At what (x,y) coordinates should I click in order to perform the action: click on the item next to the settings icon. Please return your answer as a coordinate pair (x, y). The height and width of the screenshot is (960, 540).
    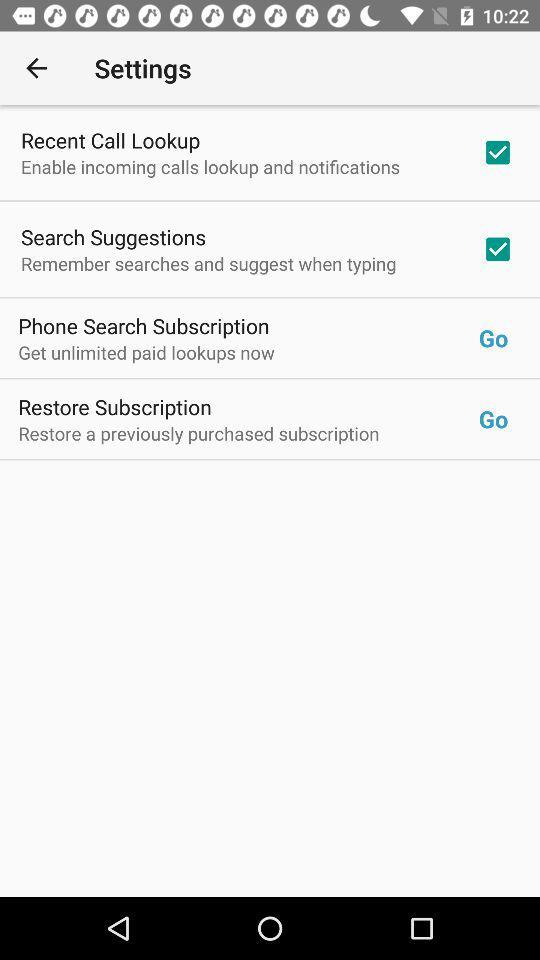
    Looking at the image, I should click on (36, 68).